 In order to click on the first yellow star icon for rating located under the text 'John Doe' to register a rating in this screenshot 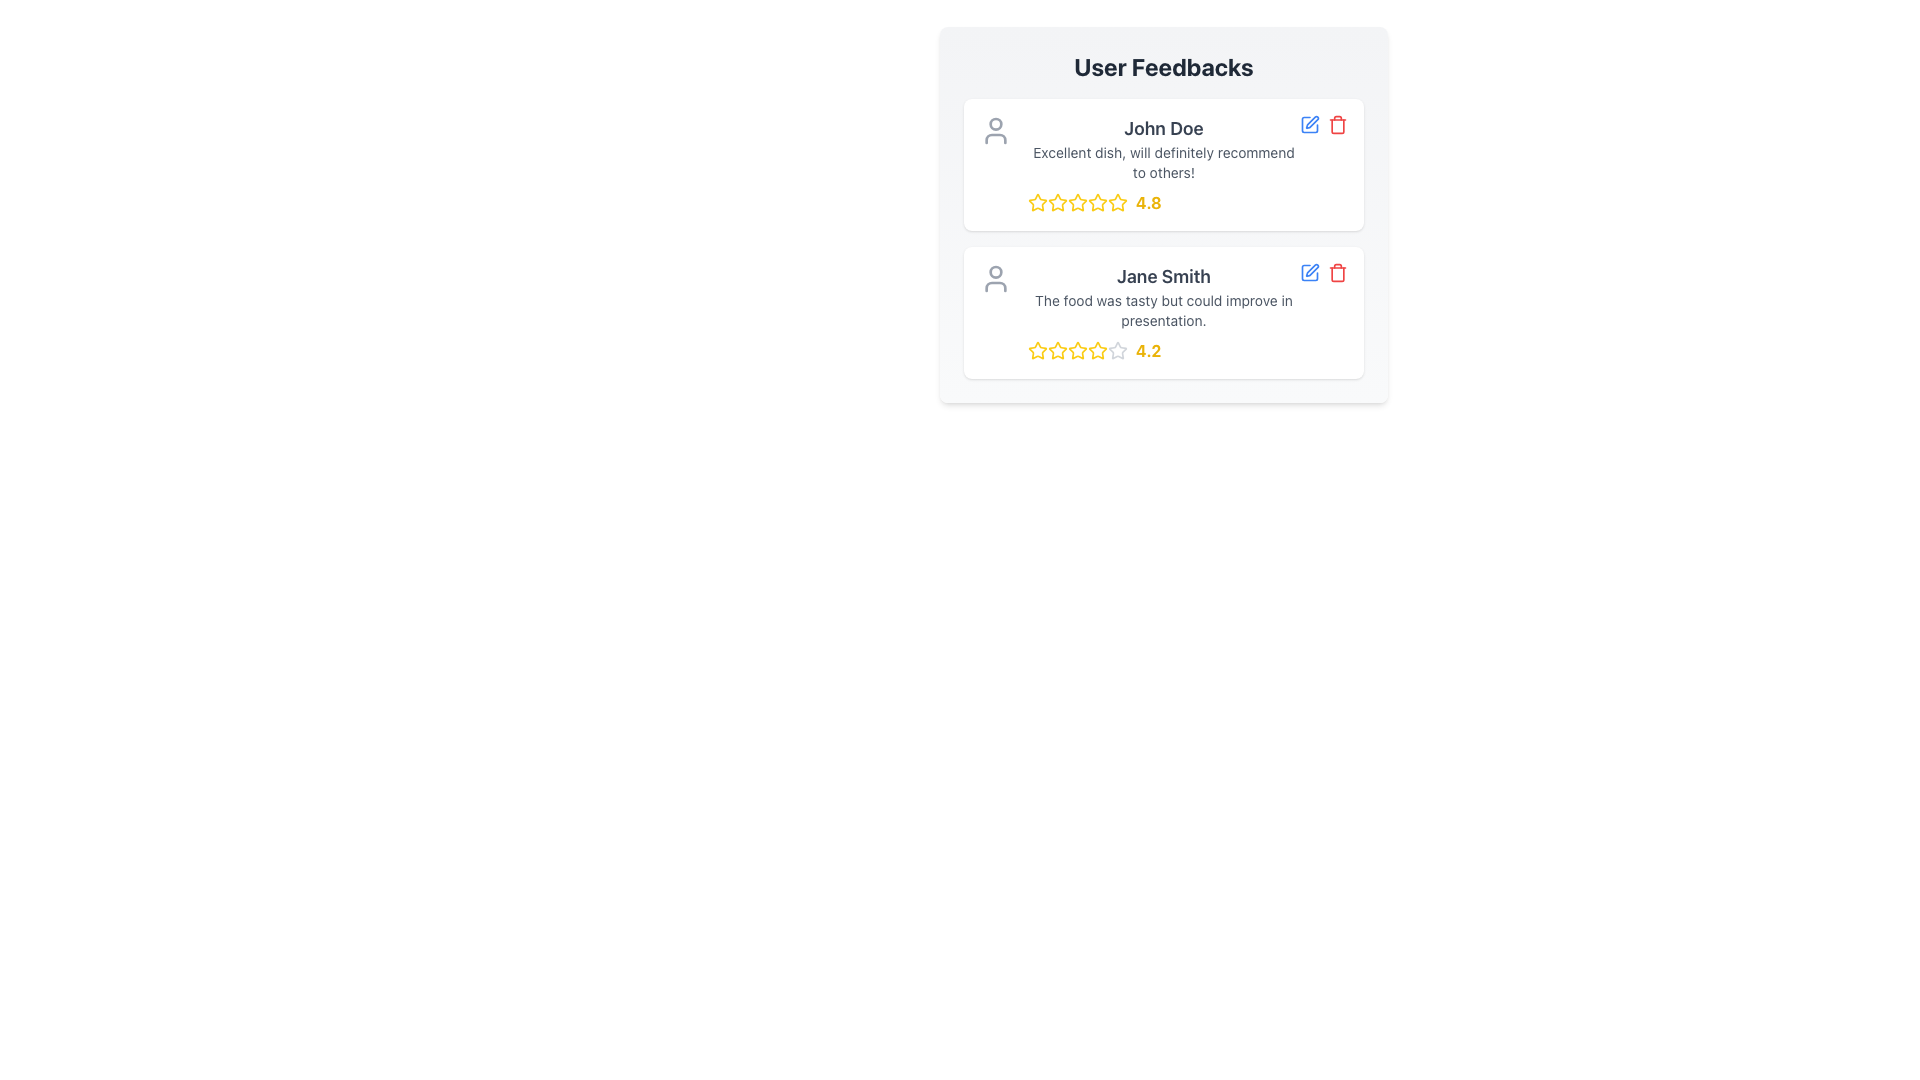, I will do `click(1037, 203)`.